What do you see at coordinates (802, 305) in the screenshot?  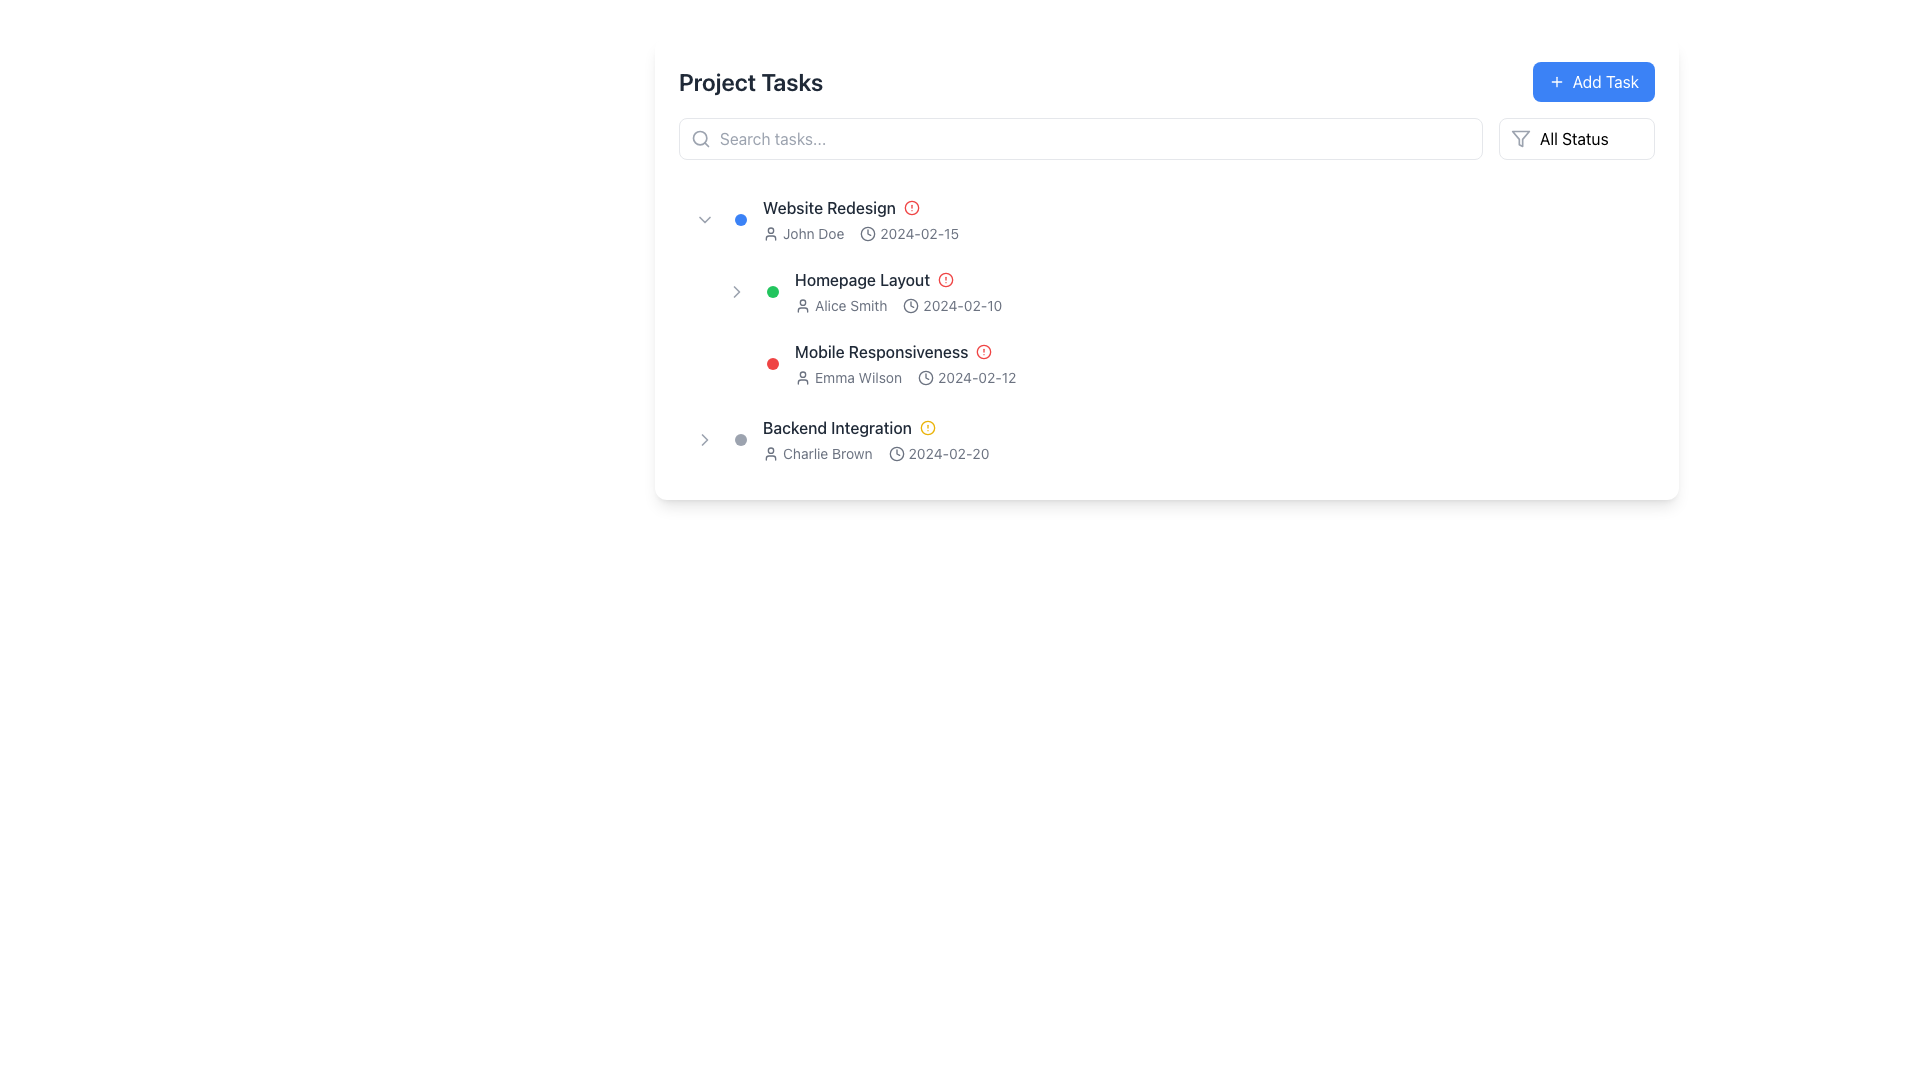 I see `the Profile icon element, which is a small user profile silhouette located to the left of the text 'Alice Smith' in the 'Homepage Layout' item under the 'Project Tasks' section` at bounding box center [802, 305].